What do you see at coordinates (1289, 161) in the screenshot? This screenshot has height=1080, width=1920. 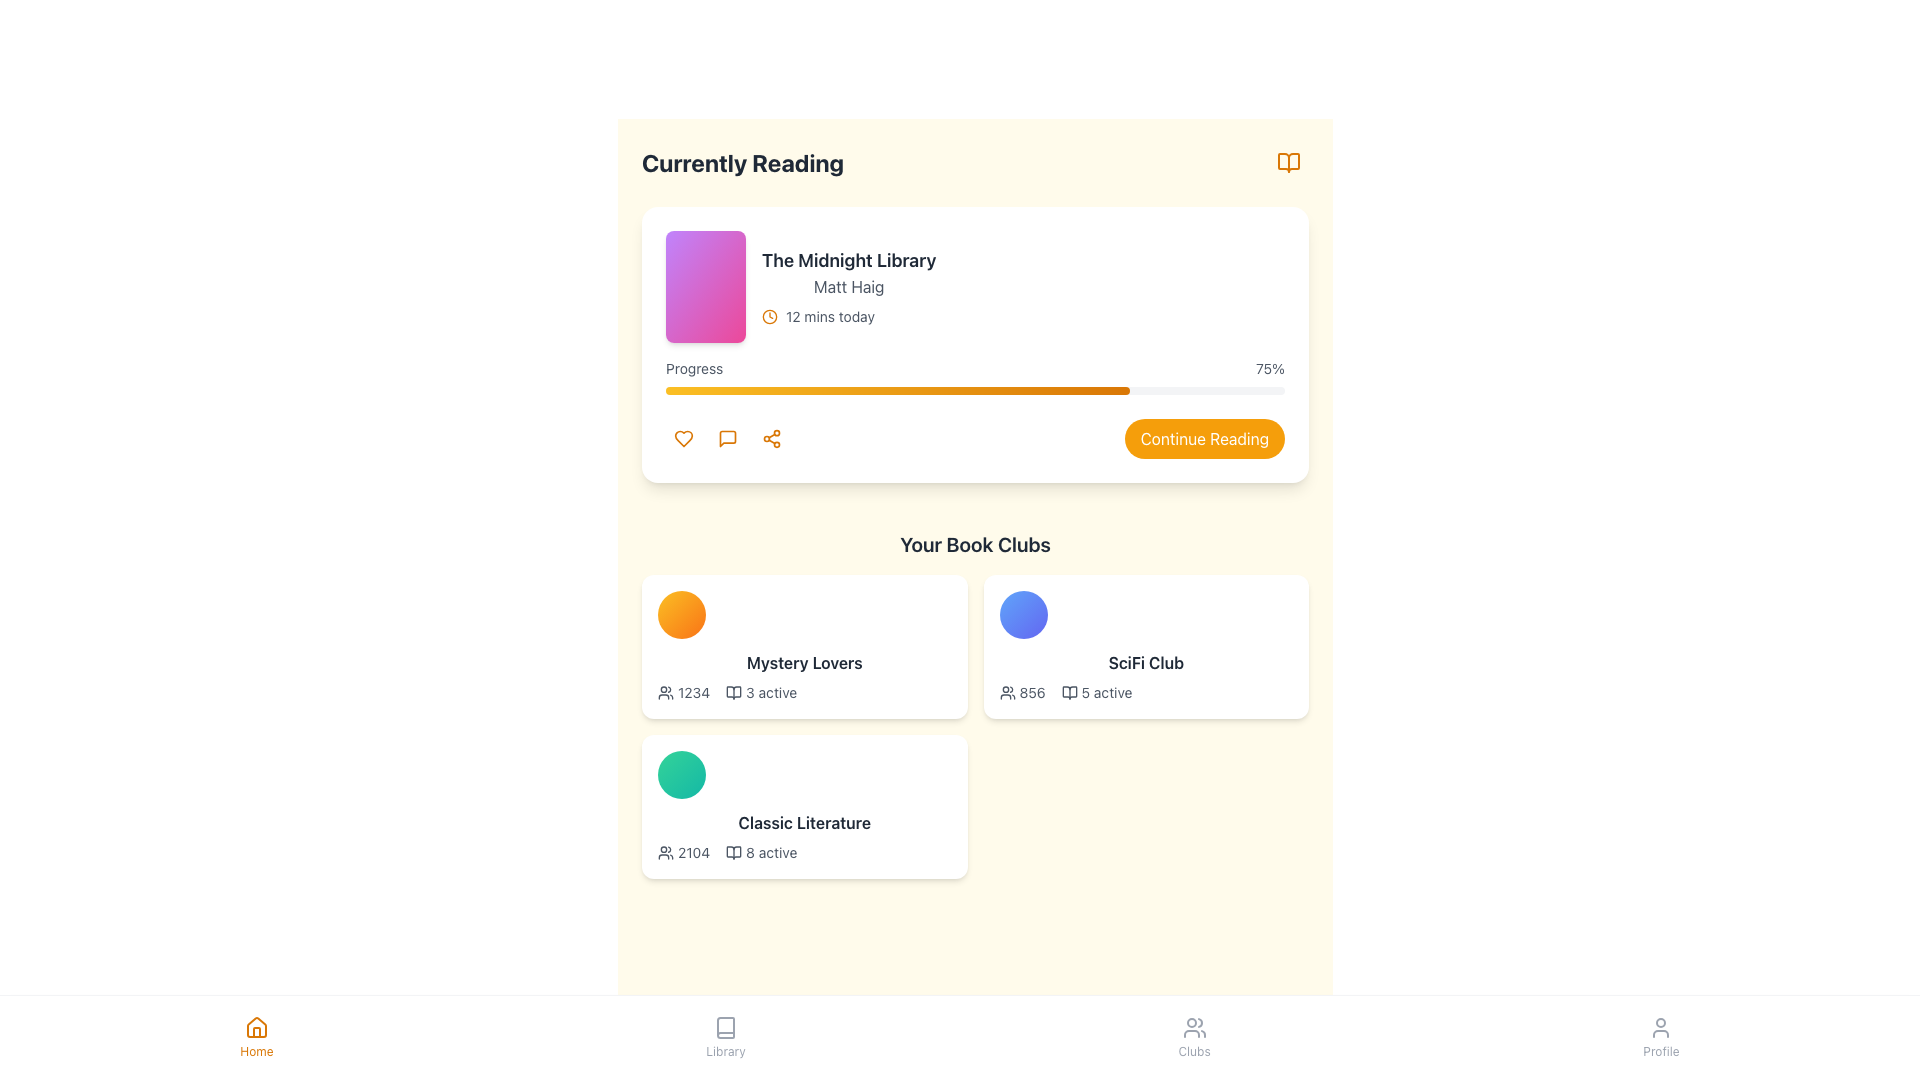 I see `the small, round button with a light yellowish background and an orange open book icon located at the top-right corner of the 'Currently Reading' section` at bounding box center [1289, 161].